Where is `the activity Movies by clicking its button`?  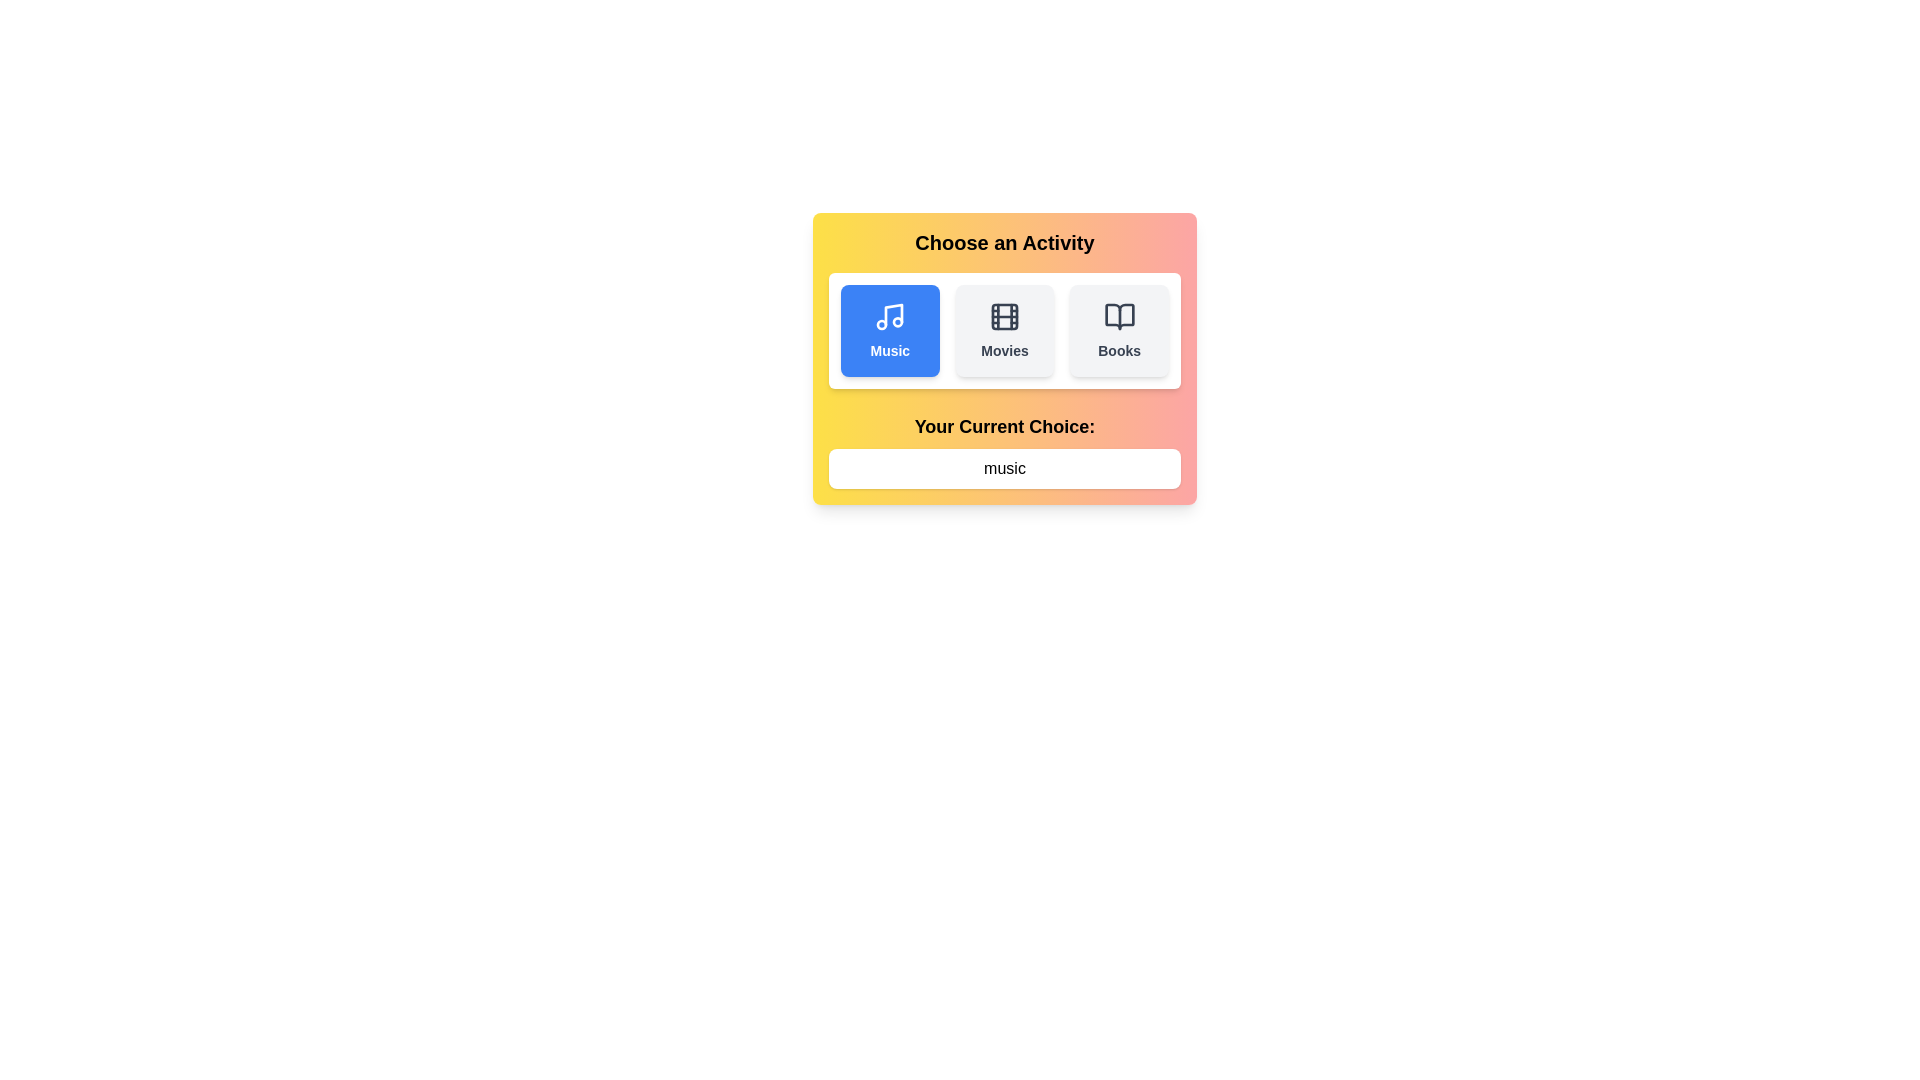 the activity Movies by clicking its button is located at coordinates (1004, 330).